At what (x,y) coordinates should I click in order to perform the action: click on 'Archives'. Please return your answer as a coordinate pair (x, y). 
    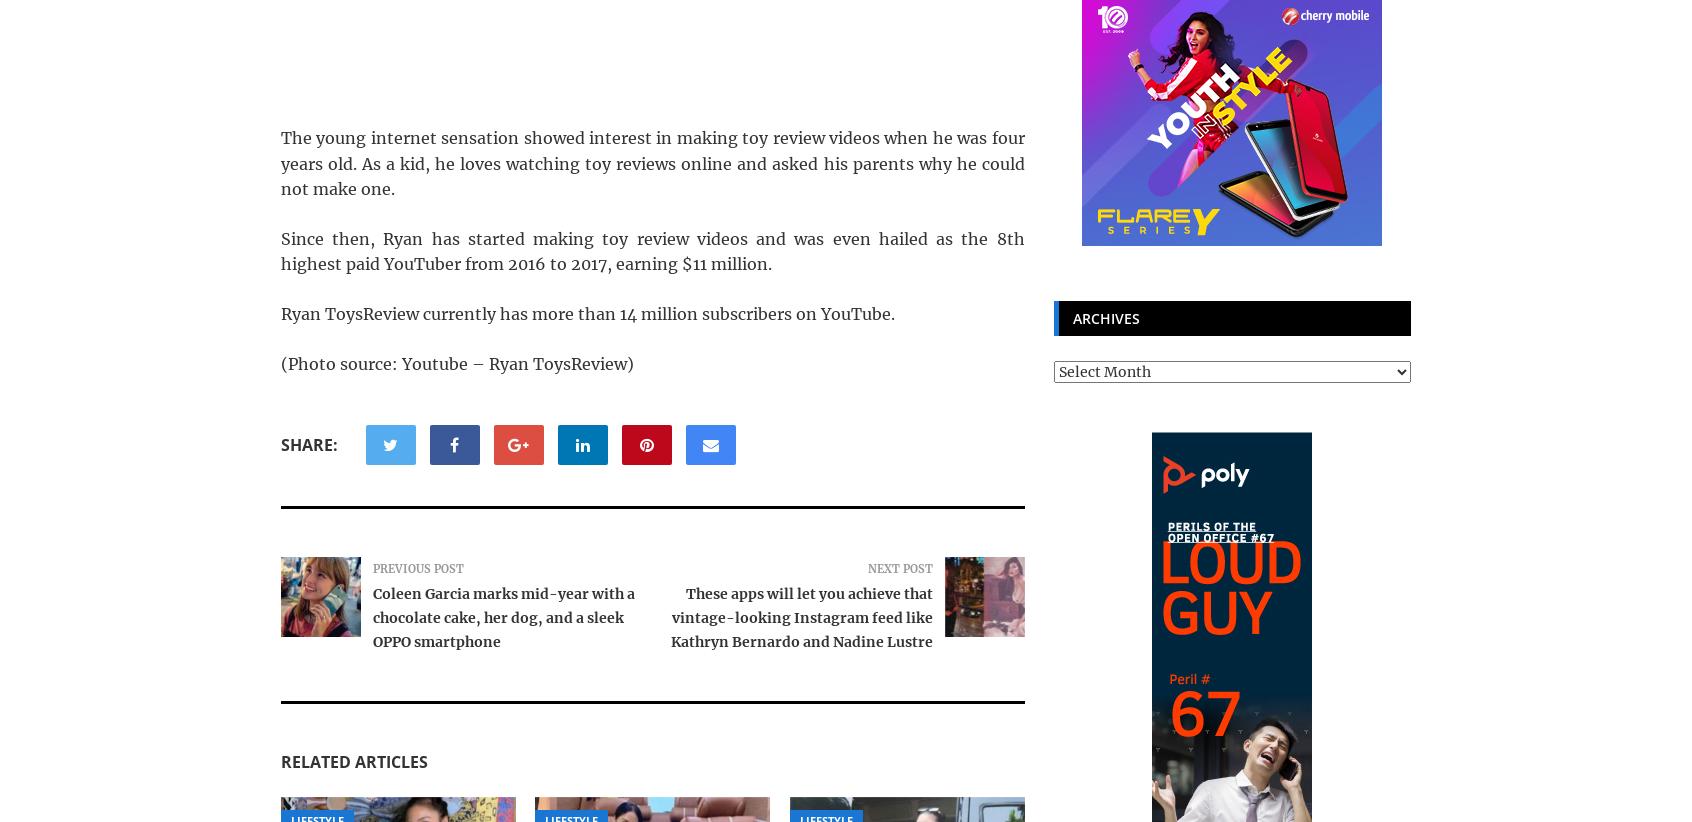
    Looking at the image, I should click on (1105, 318).